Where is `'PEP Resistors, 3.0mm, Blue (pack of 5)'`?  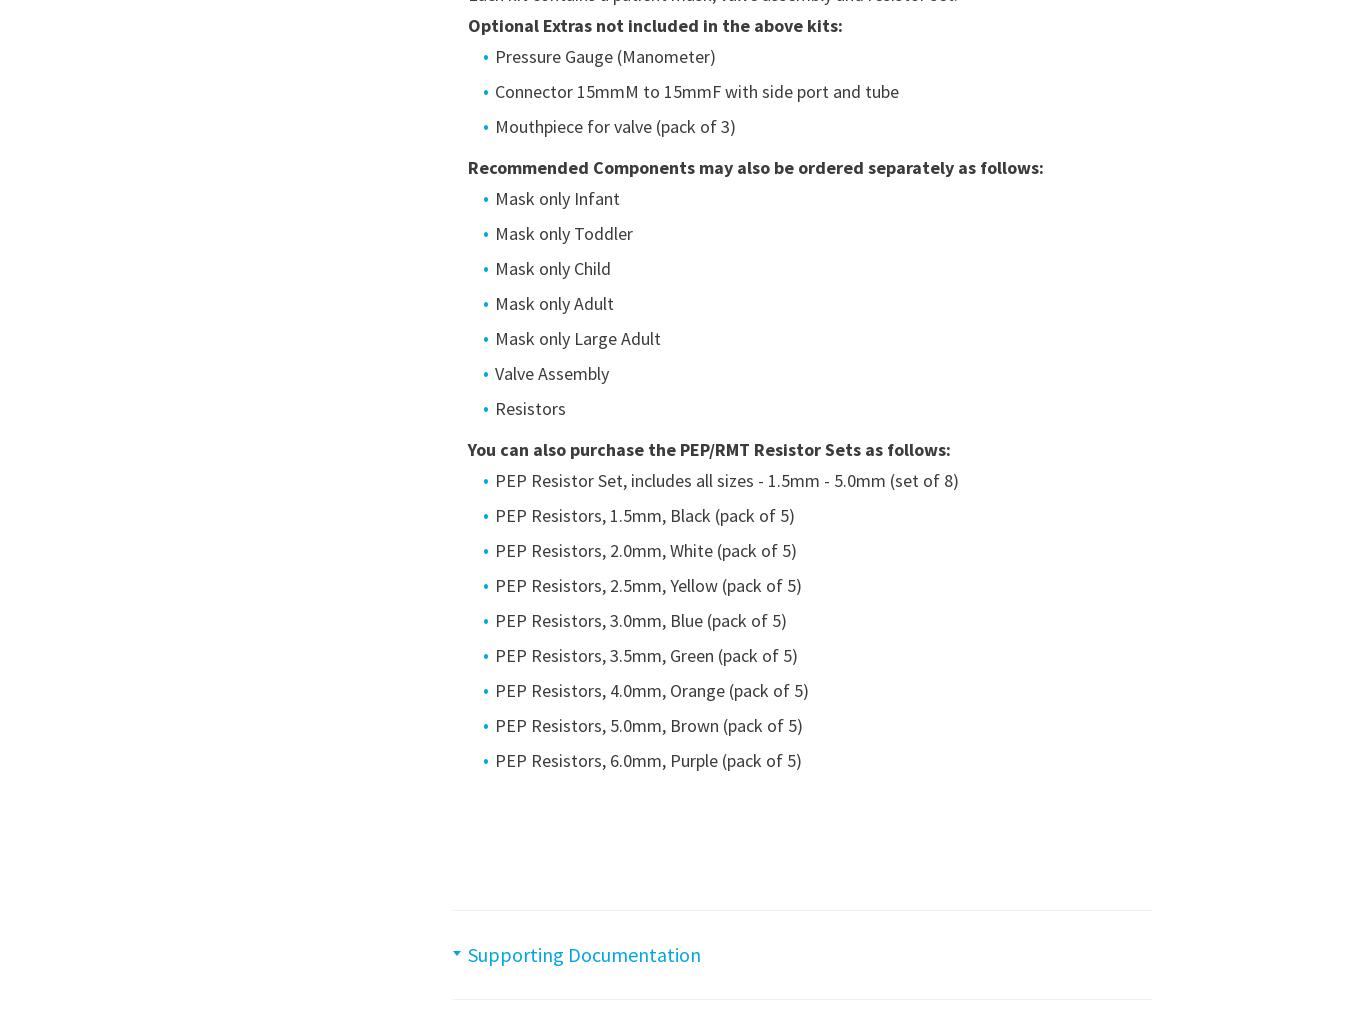
'PEP Resistors, 3.0mm, Blue (pack of 5)' is located at coordinates (493, 620).